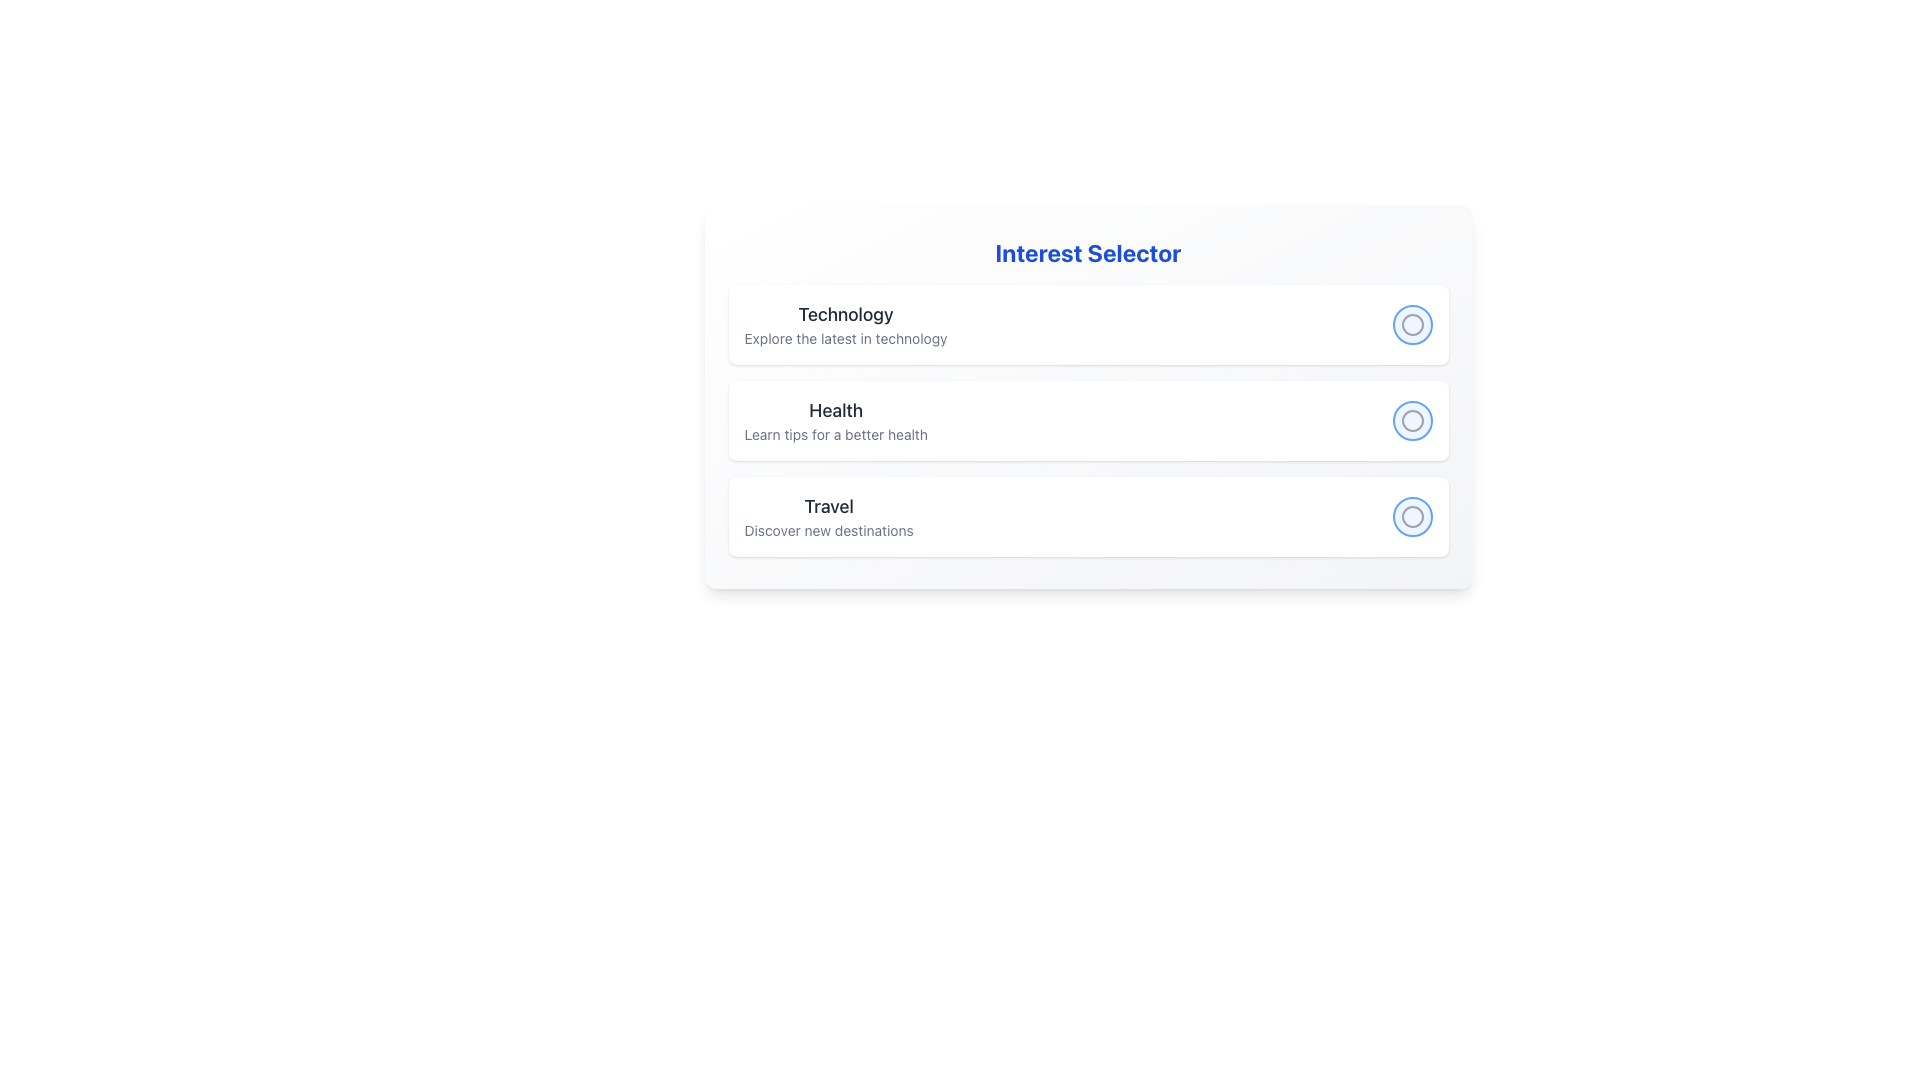 The width and height of the screenshot is (1920, 1080). I want to click on the central graphical component of the first radio button in the 'Technology' options to select or deselect it, so click(1411, 323).